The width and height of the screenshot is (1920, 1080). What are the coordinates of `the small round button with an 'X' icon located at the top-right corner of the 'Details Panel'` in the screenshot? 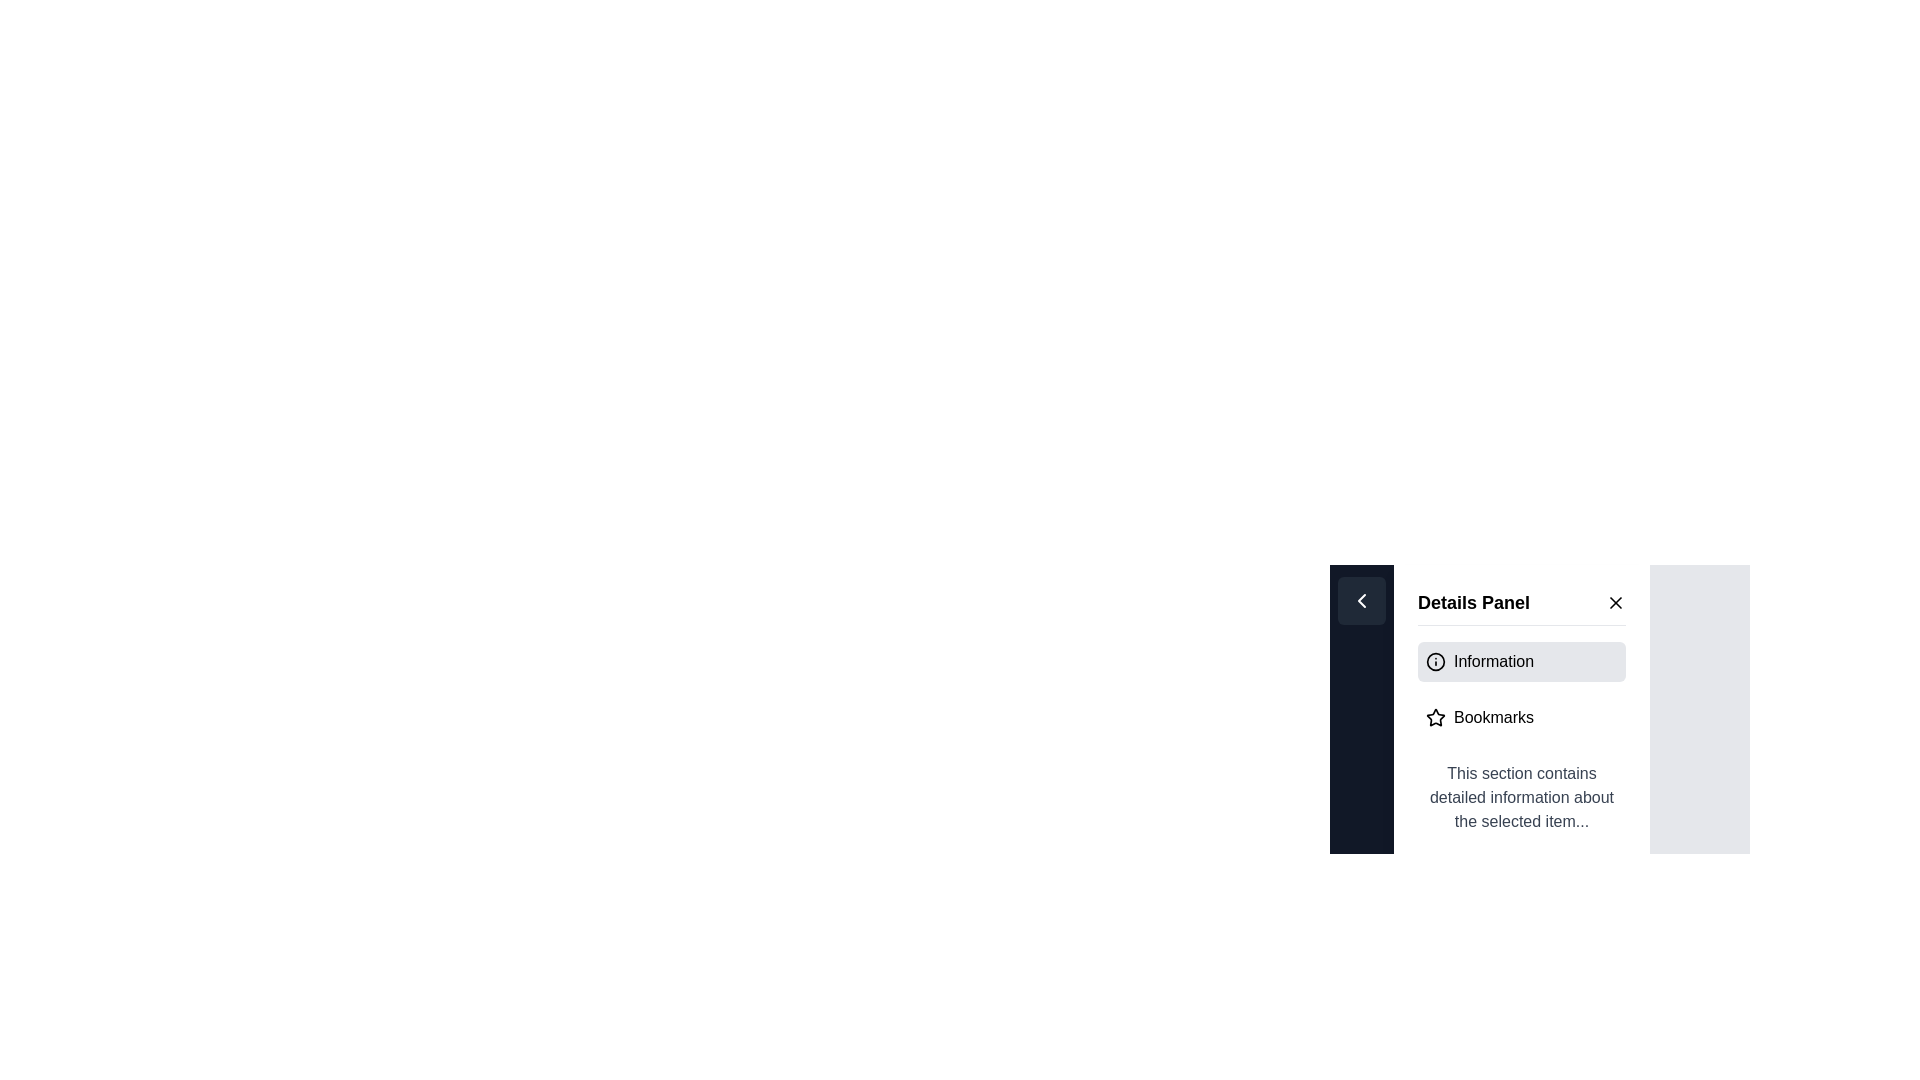 It's located at (1616, 601).